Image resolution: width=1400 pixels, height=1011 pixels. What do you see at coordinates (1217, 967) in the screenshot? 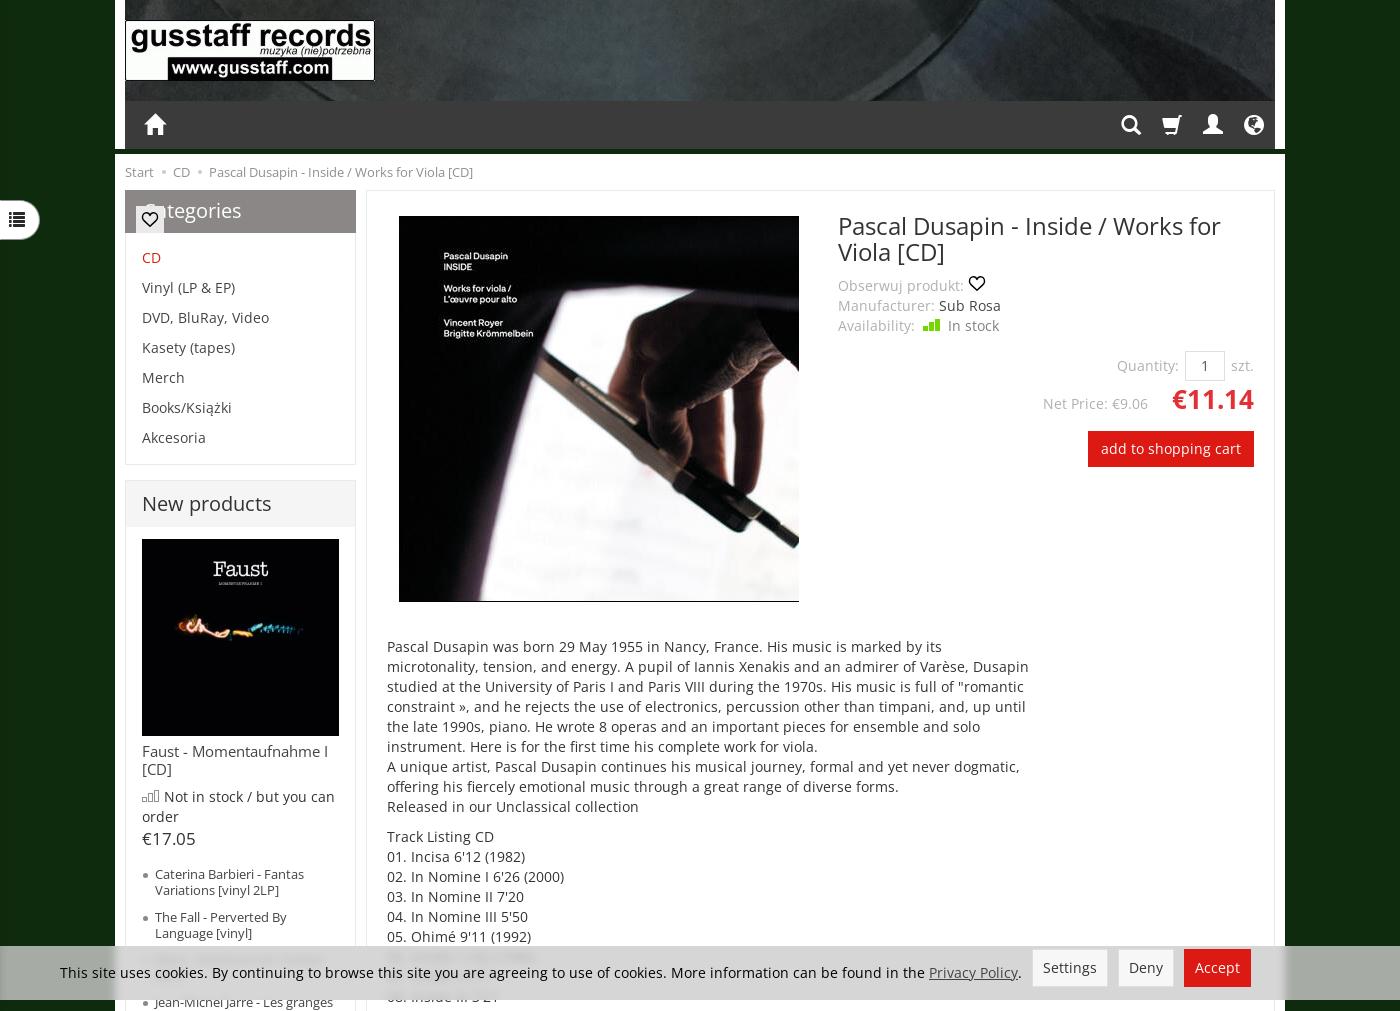
I see `'Accept'` at bounding box center [1217, 967].